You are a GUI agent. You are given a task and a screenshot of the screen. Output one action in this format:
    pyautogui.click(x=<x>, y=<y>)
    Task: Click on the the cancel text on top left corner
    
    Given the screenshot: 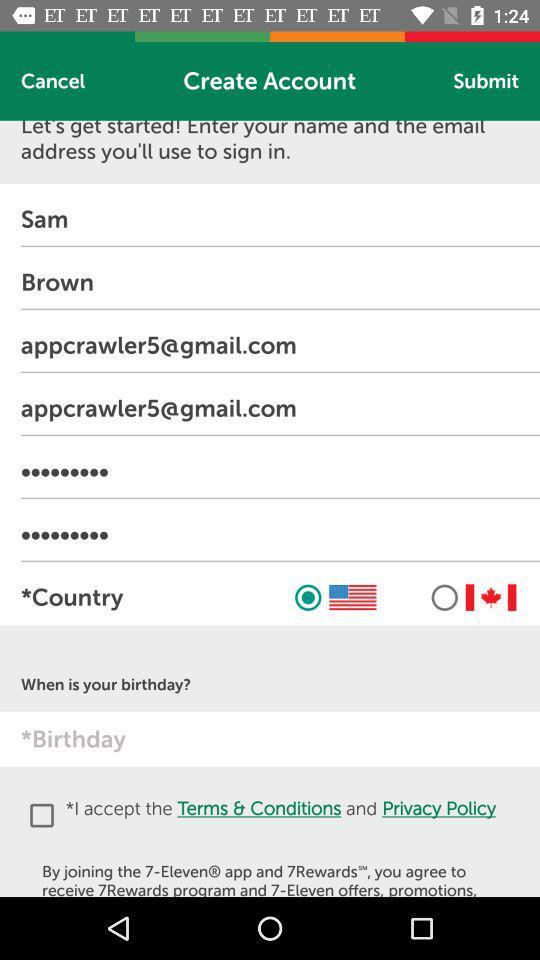 What is the action you would take?
    pyautogui.click(x=53, y=81)
    